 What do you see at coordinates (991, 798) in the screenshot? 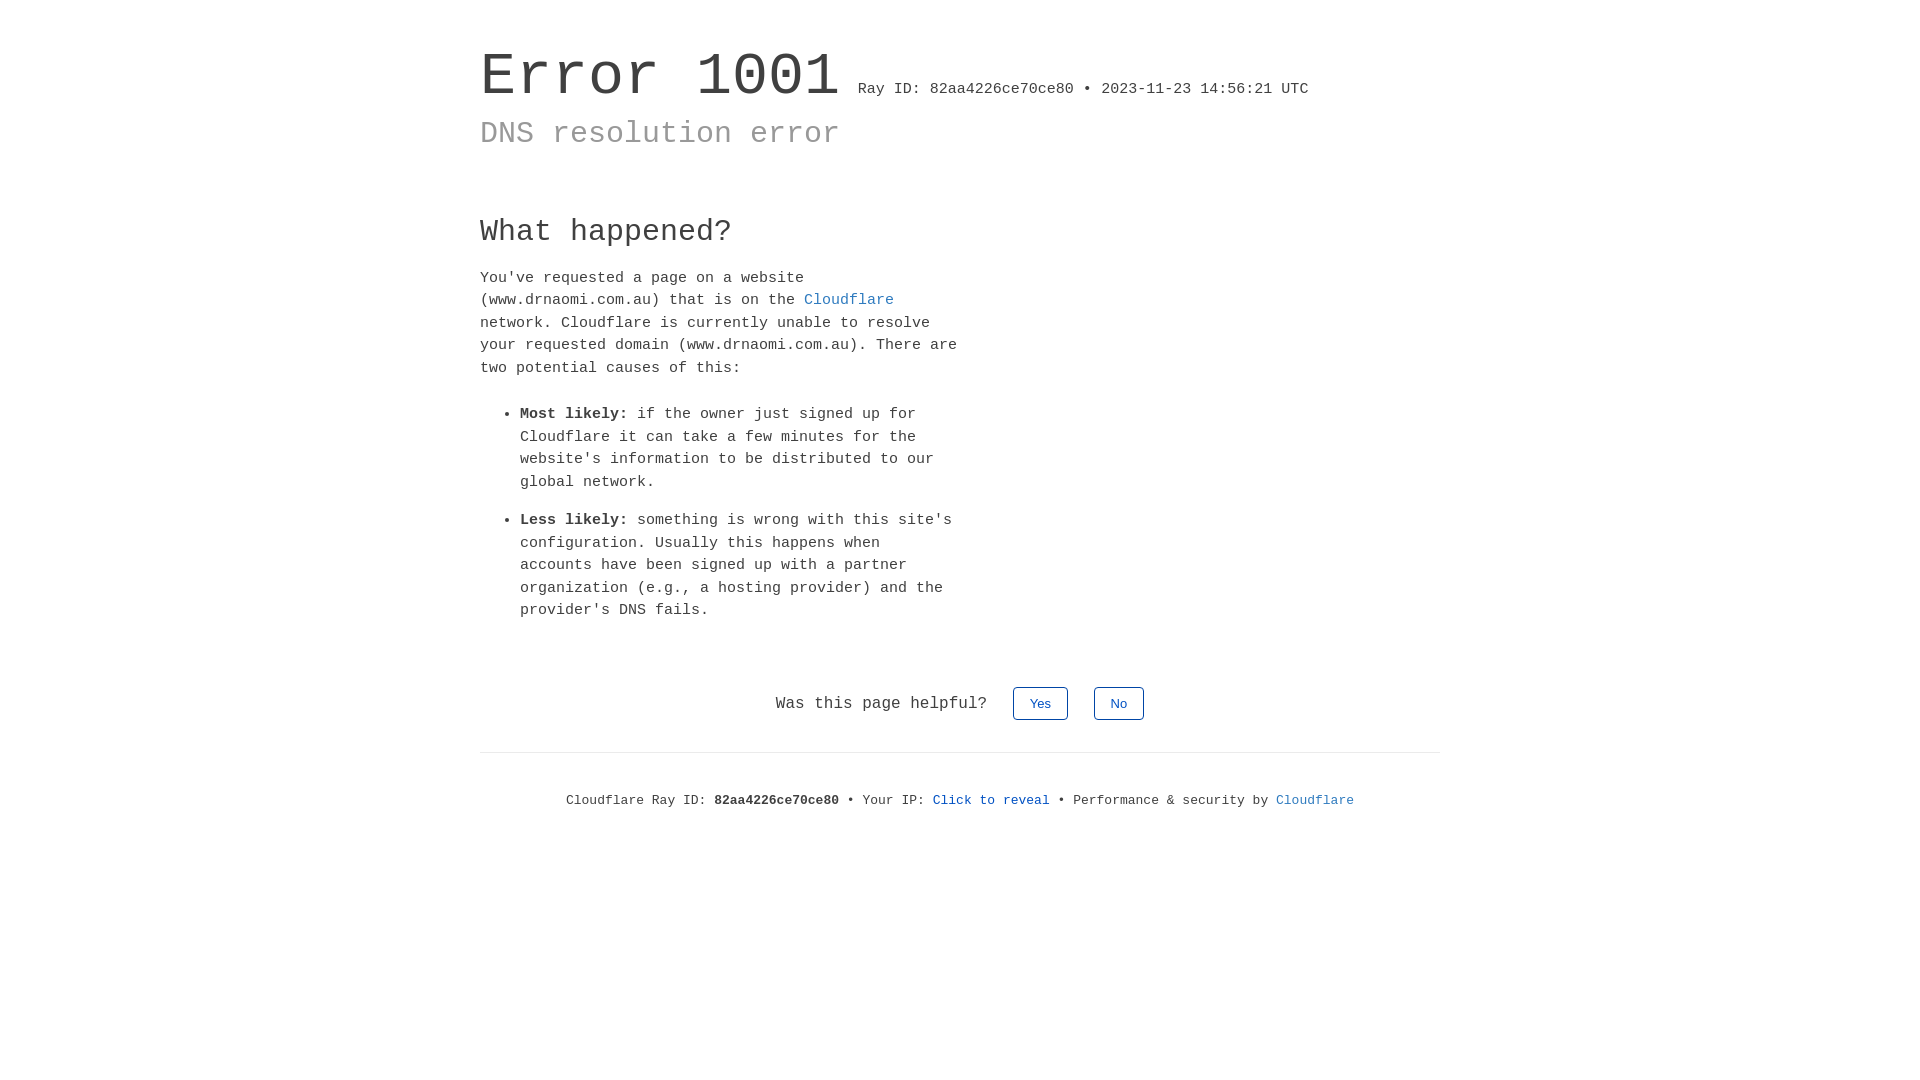
I see `'Click to reveal'` at bounding box center [991, 798].